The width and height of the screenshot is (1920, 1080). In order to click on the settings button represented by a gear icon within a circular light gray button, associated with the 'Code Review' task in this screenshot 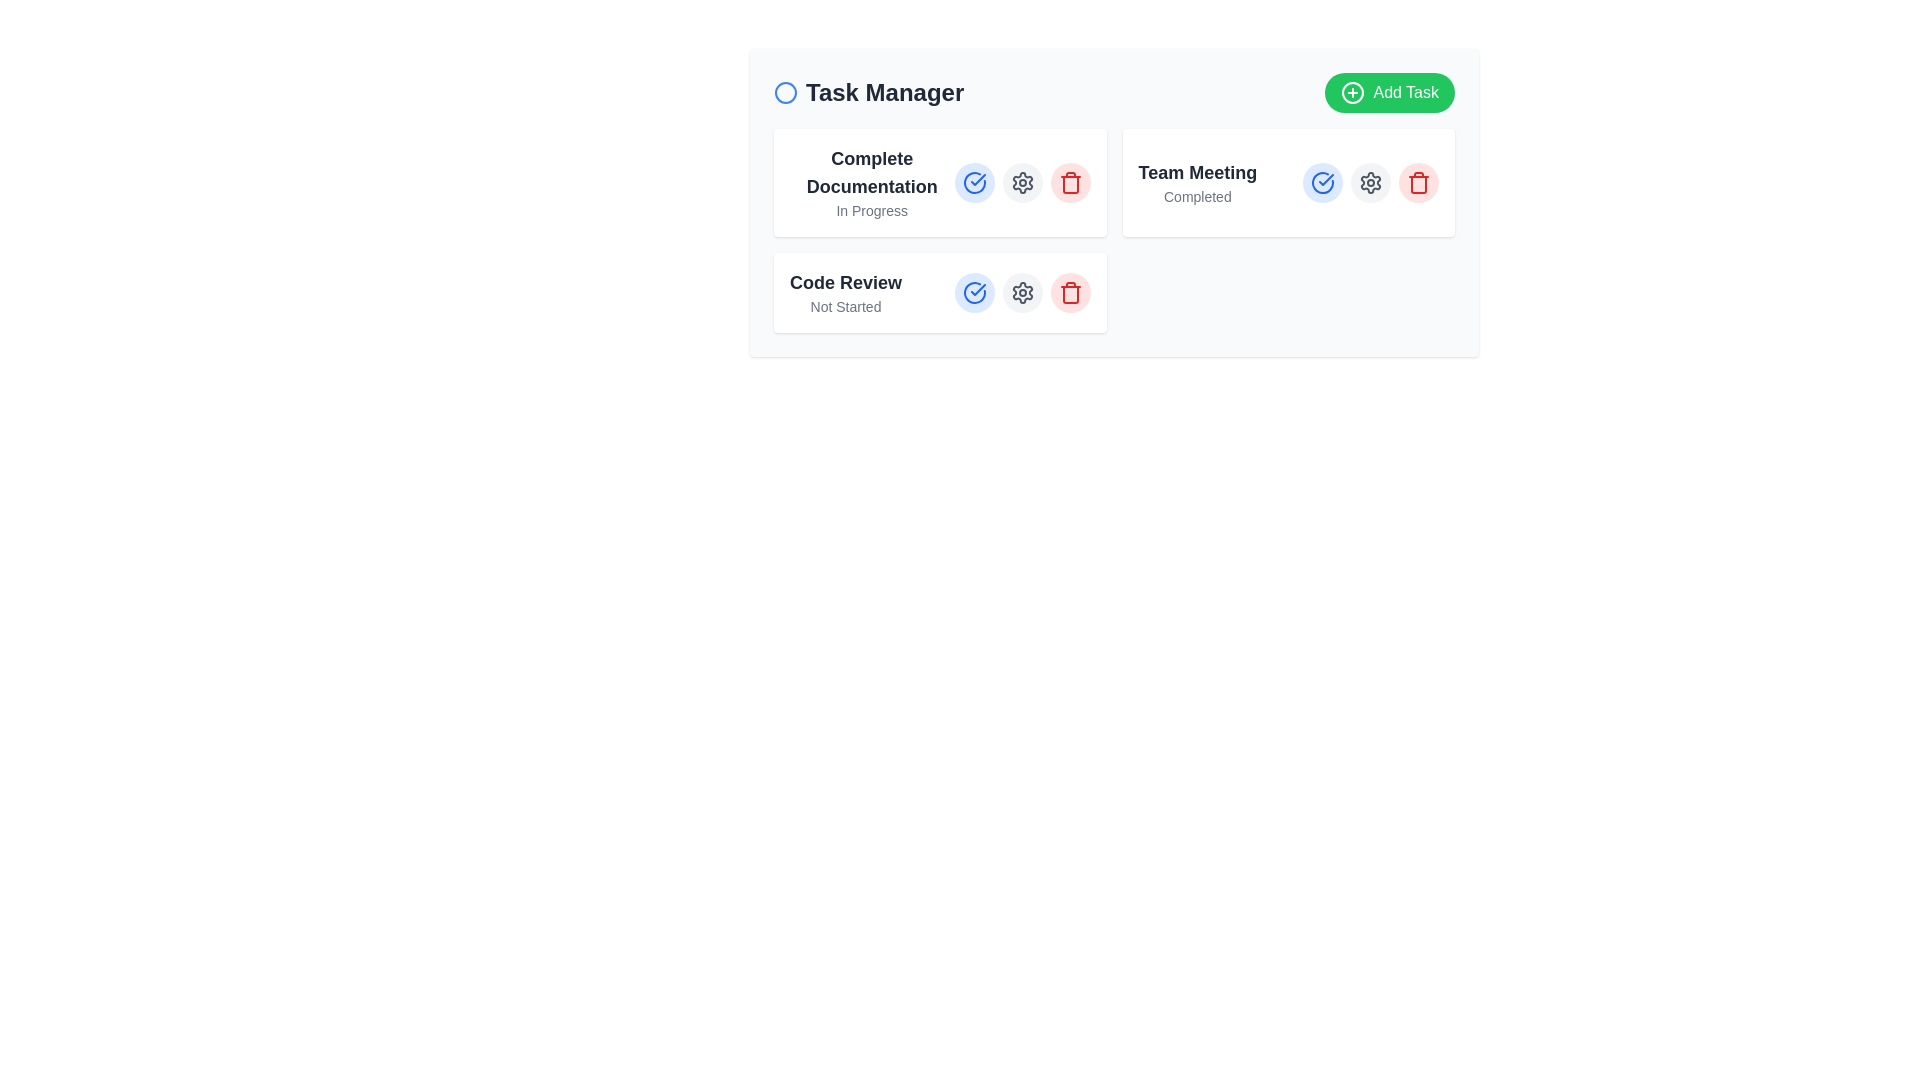, I will do `click(1022, 182)`.